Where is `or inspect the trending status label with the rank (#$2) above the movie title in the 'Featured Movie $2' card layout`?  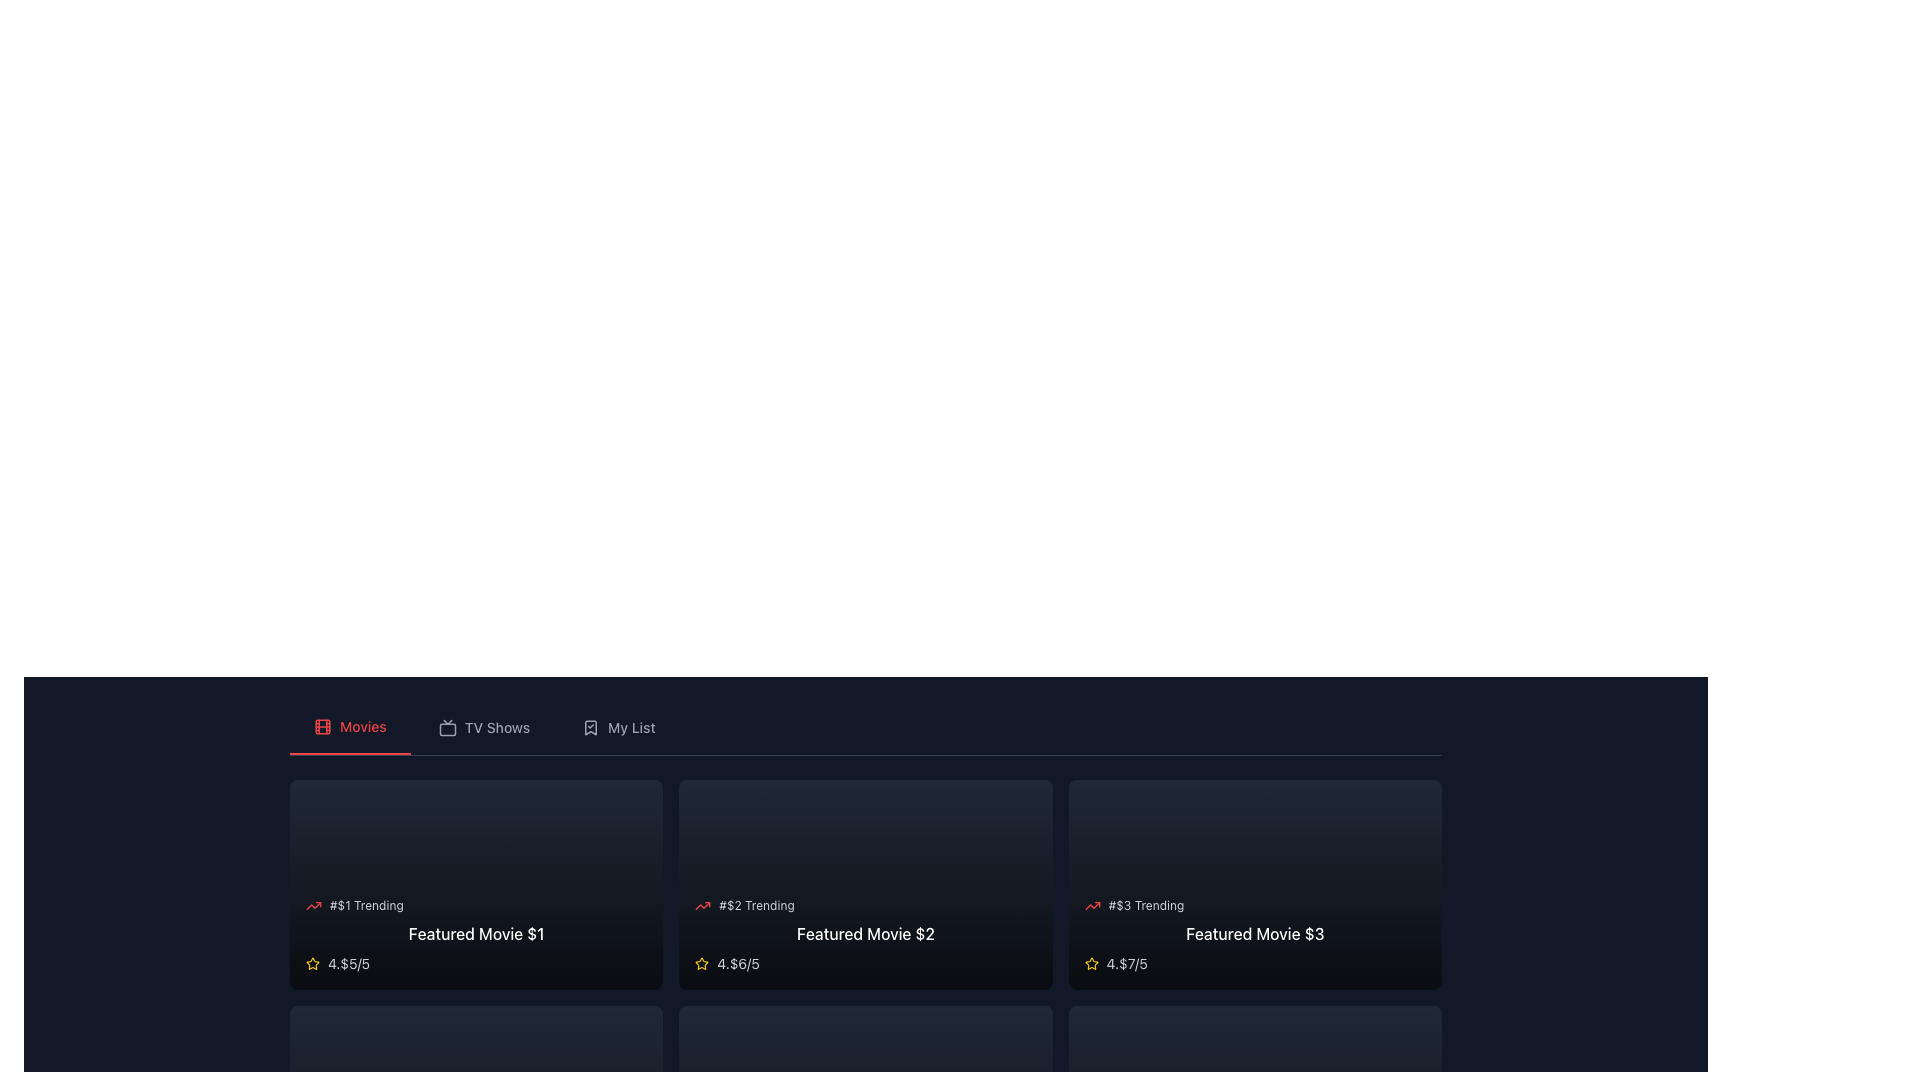
or inspect the trending status label with the rank (#$2) above the movie title in the 'Featured Movie $2' card layout is located at coordinates (865, 906).